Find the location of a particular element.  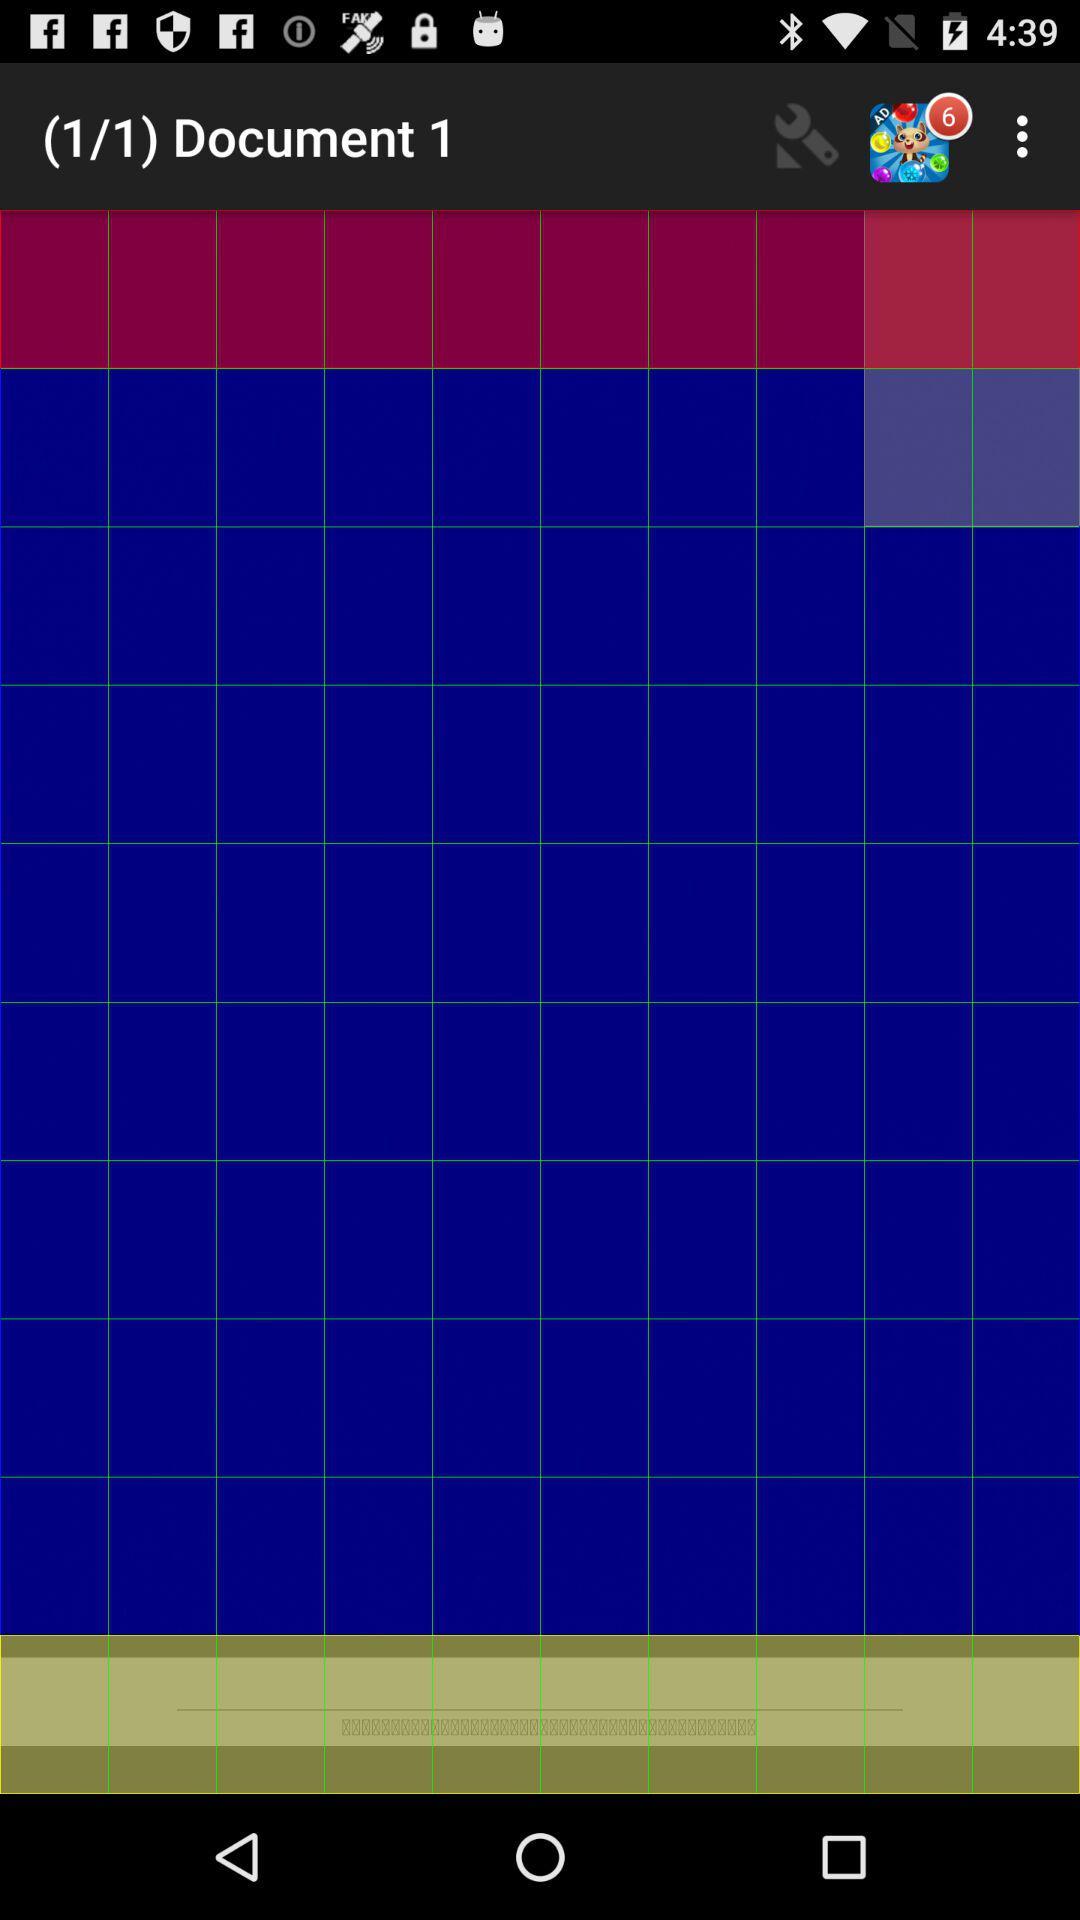

item to the right of 1 1 document item is located at coordinates (805, 135).